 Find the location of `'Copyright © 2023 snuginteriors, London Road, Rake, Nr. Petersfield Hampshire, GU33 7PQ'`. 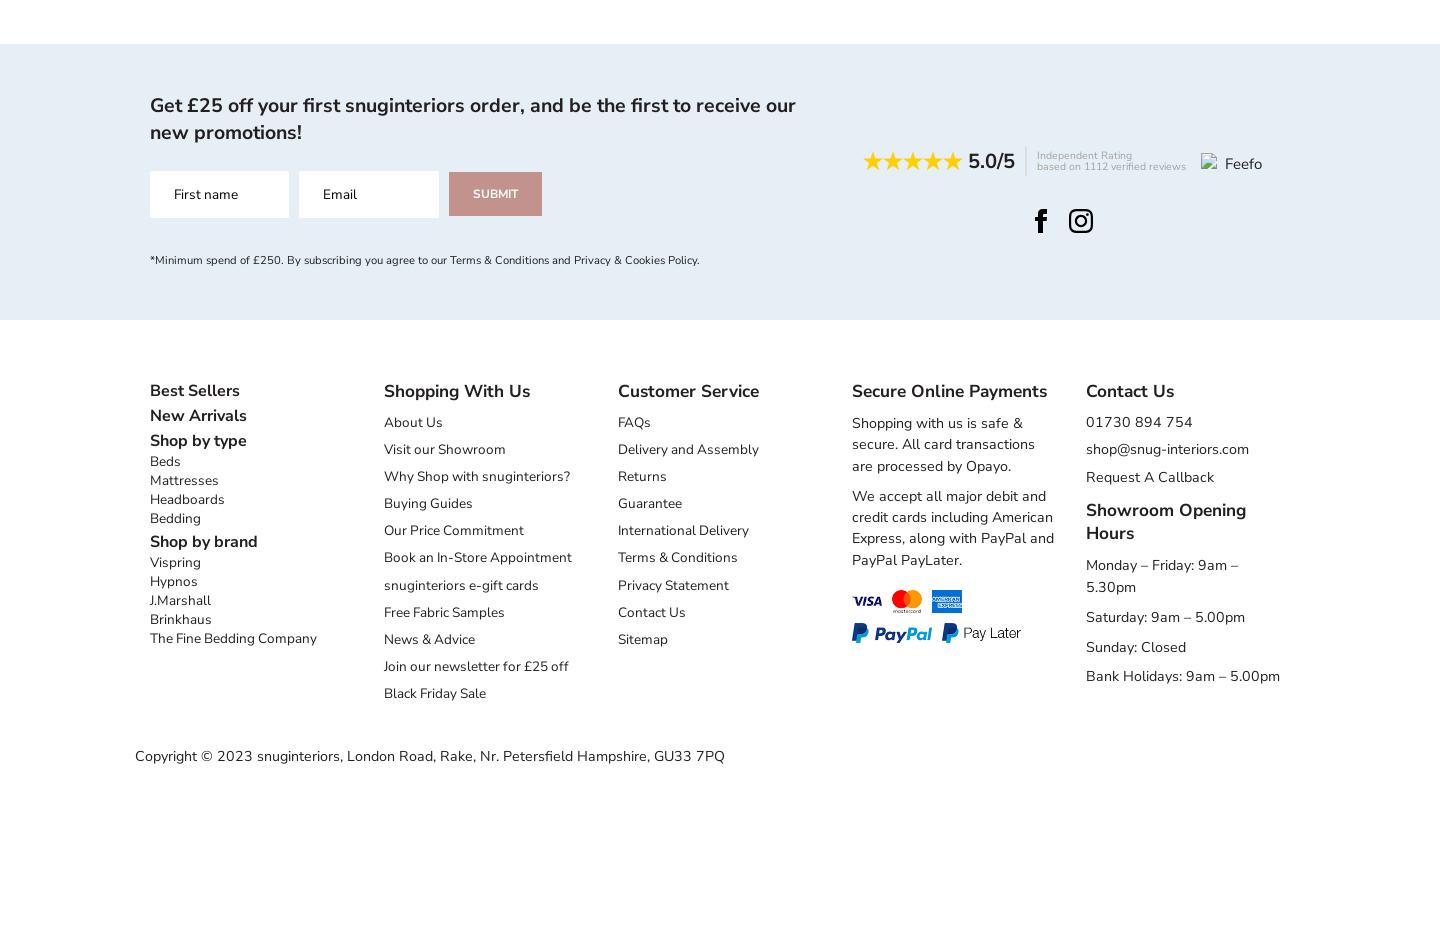

'Copyright © 2023 snuginteriors, London Road, Rake, Nr. Petersfield Hampshire, GU33 7PQ' is located at coordinates (429, 756).